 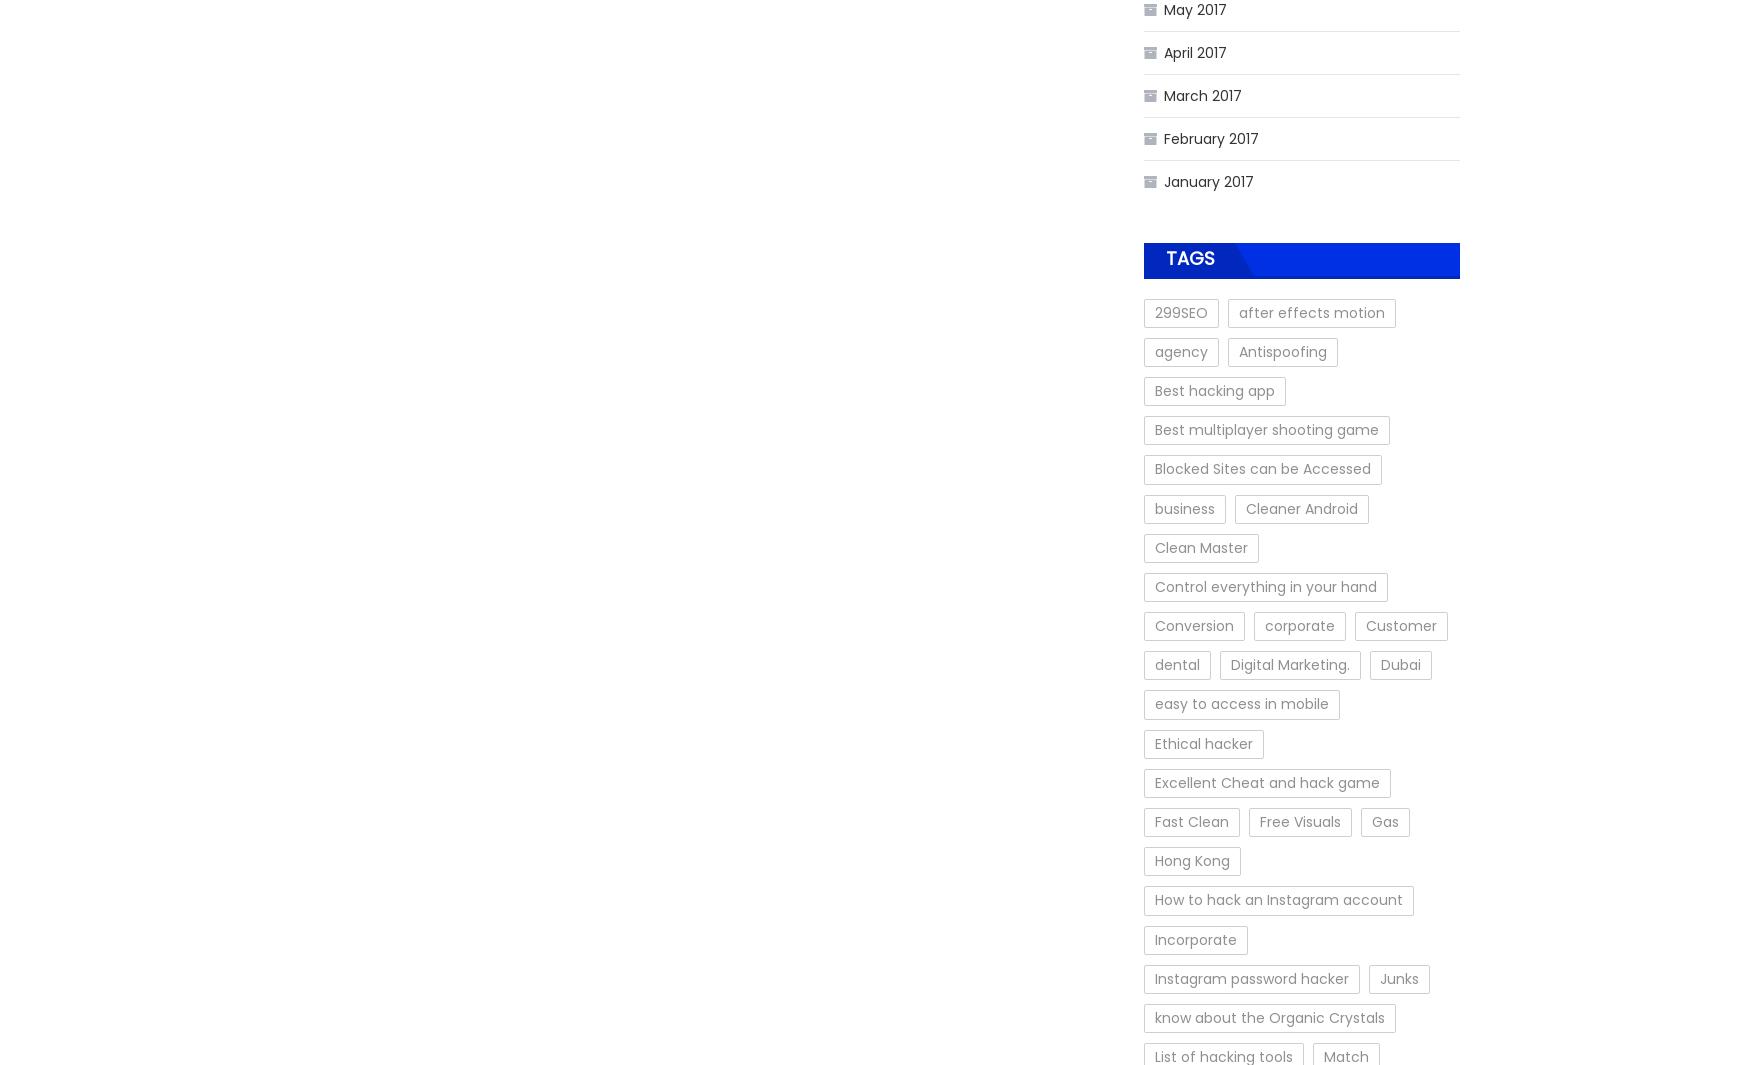 What do you see at coordinates (1202, 94) in the screenshot?
I see `'March 2017'` at bounding box center [1202, 94].